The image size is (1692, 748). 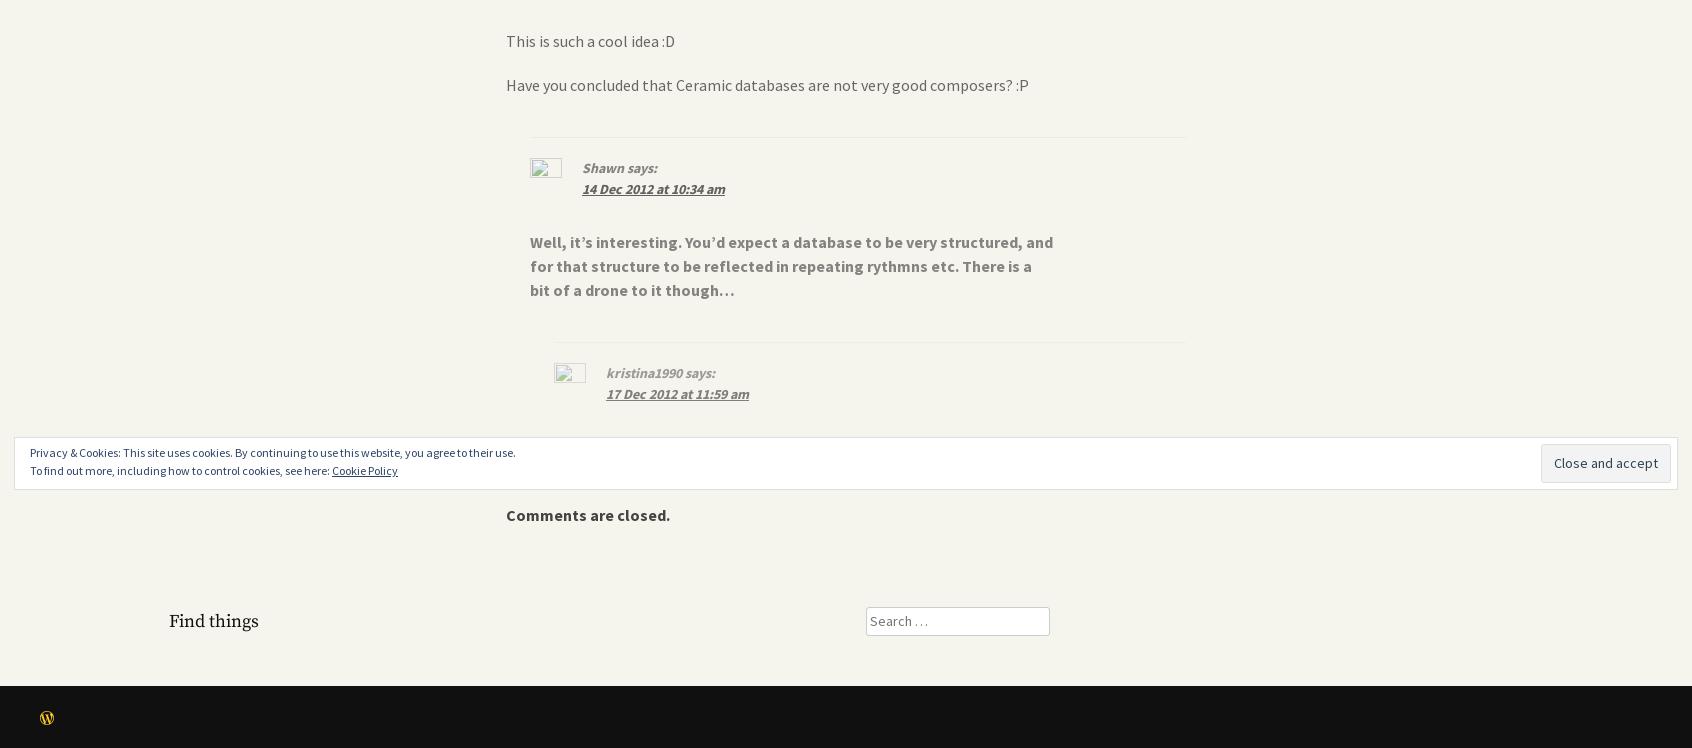 What do you see at coordinates (214, 620) in the screenshot?
I see `'Find things'` at bounding box center [214, 620].